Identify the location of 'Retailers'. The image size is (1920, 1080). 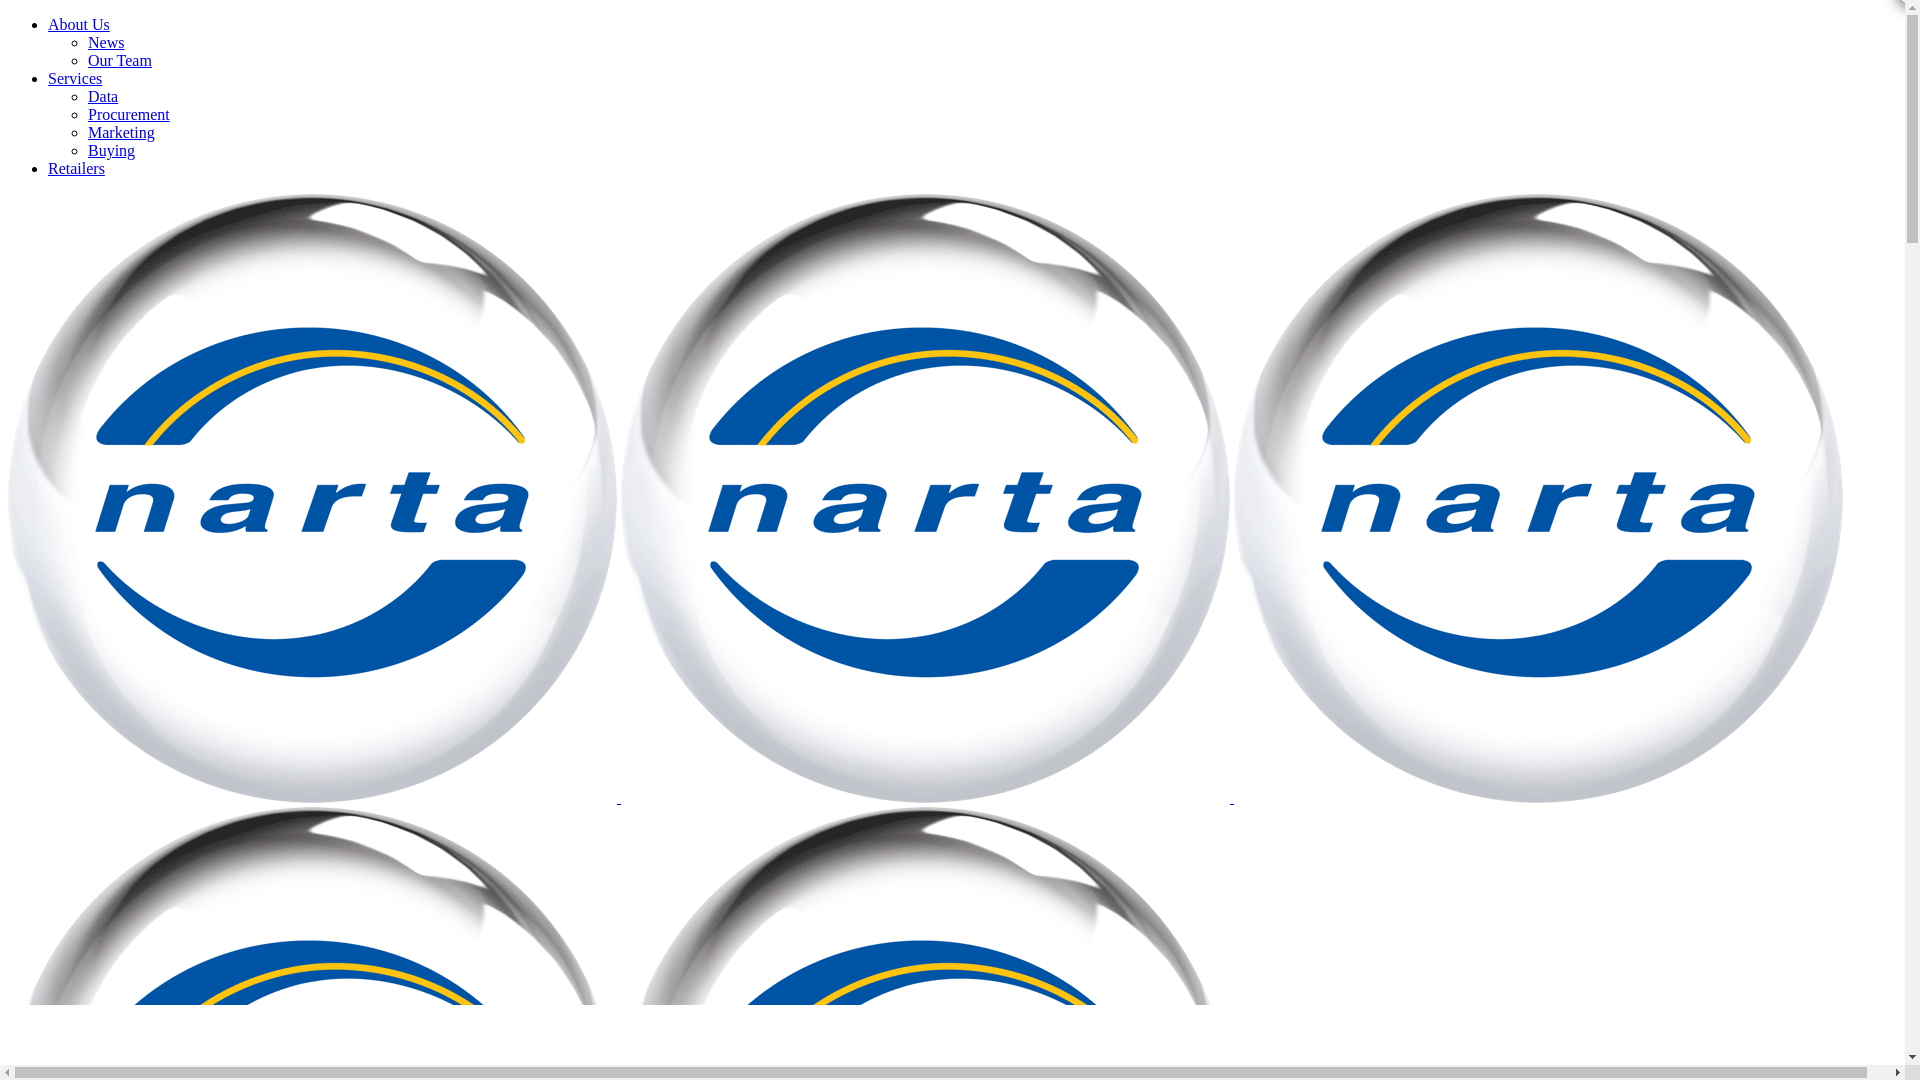
(76, 167).